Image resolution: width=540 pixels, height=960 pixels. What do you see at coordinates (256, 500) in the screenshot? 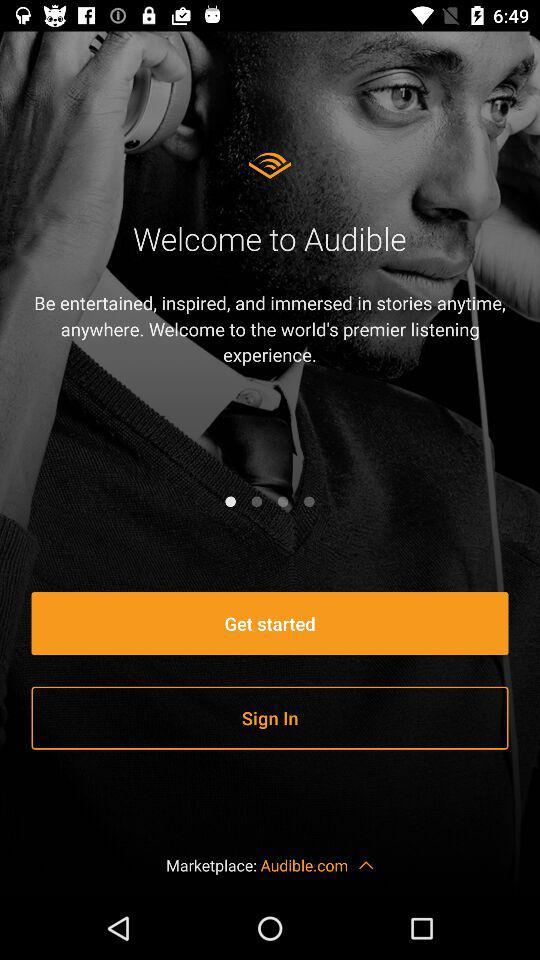
I see `the more icon` at bounding box center [256, 500].